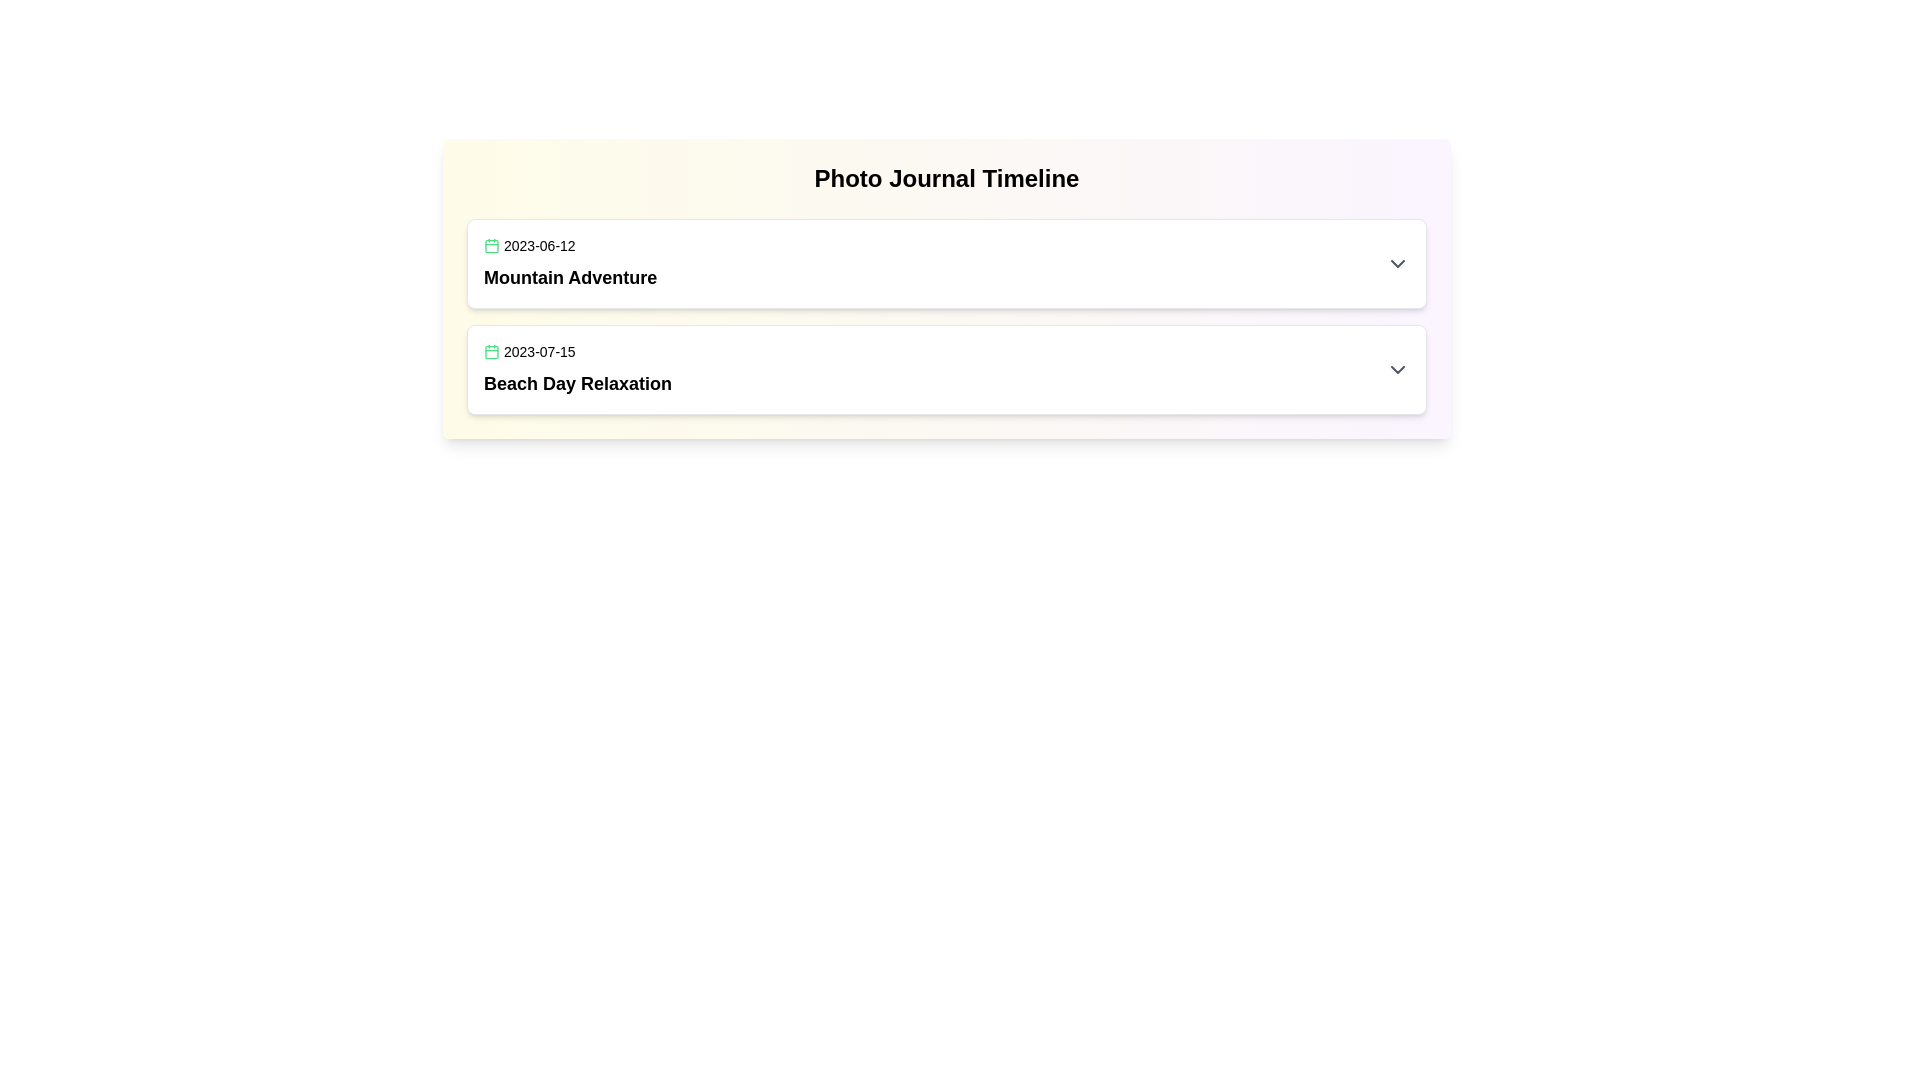 This screenshot has width=1920, height=1080. I want to click on the Dropdown toggle button on the right side of the 'Mountain Adventure' entry, so click(1396, 262).